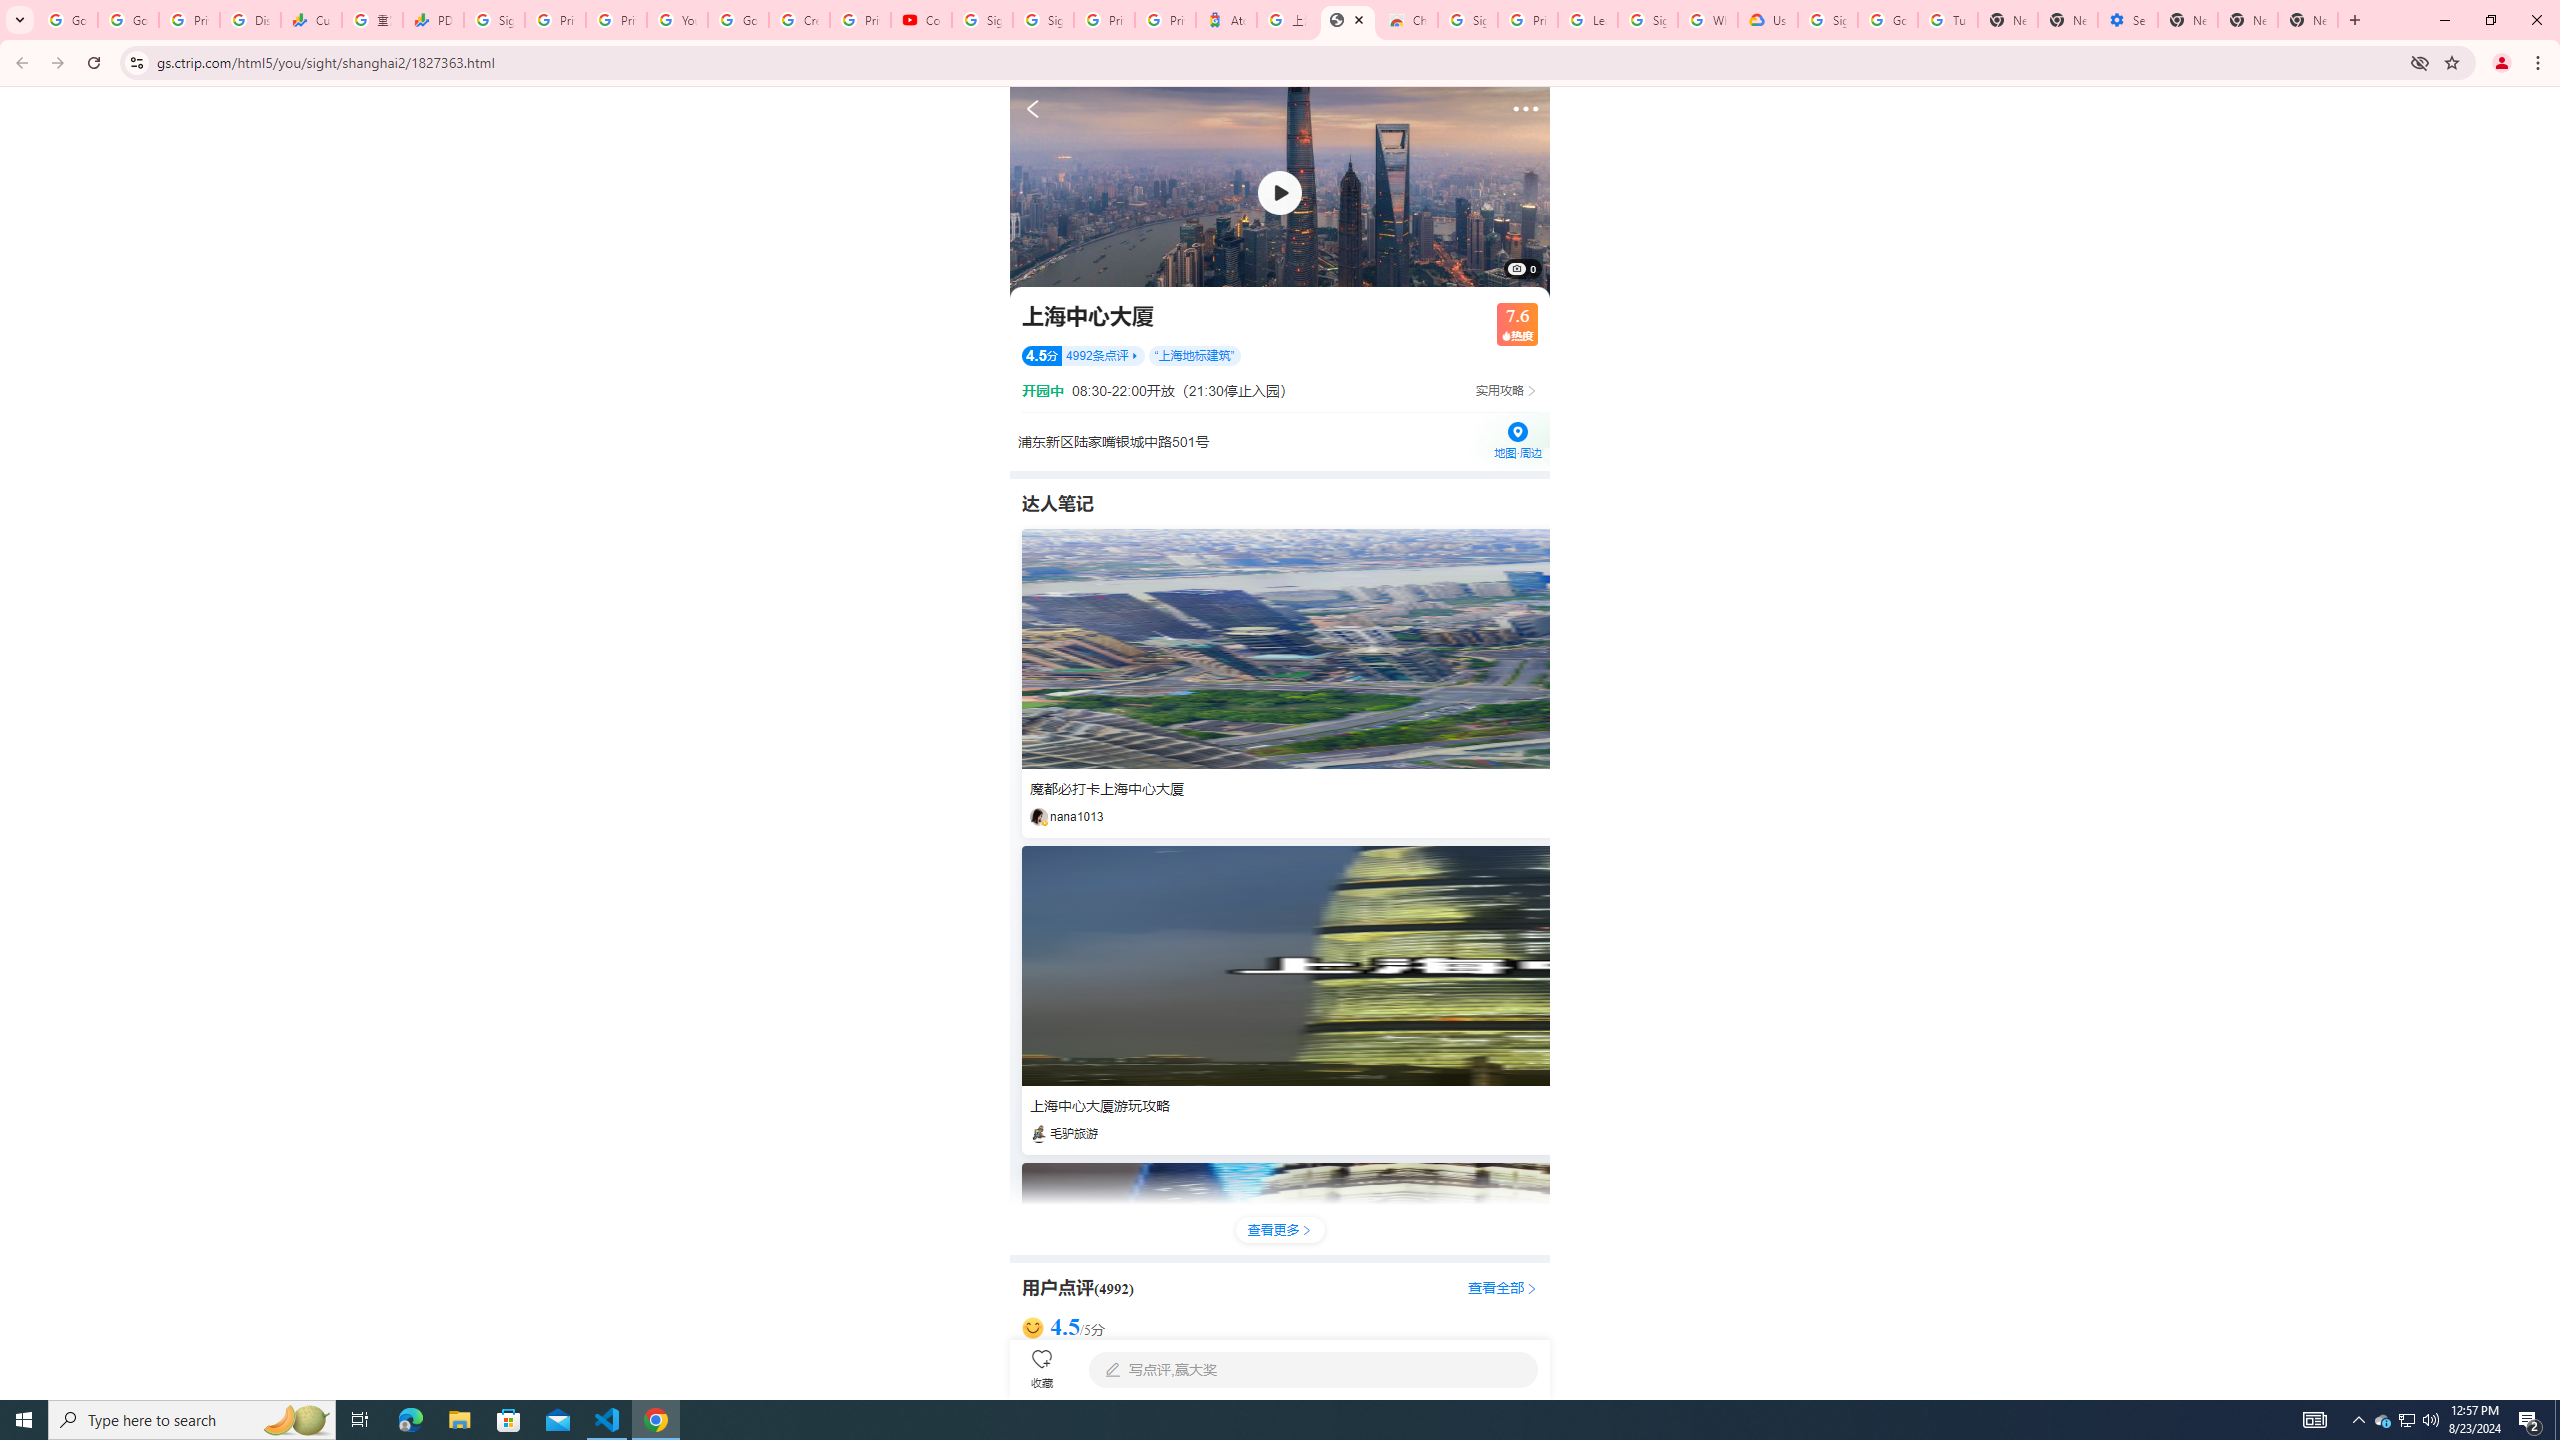  I want to click on 'Google Account Help', so click(1887, 19).